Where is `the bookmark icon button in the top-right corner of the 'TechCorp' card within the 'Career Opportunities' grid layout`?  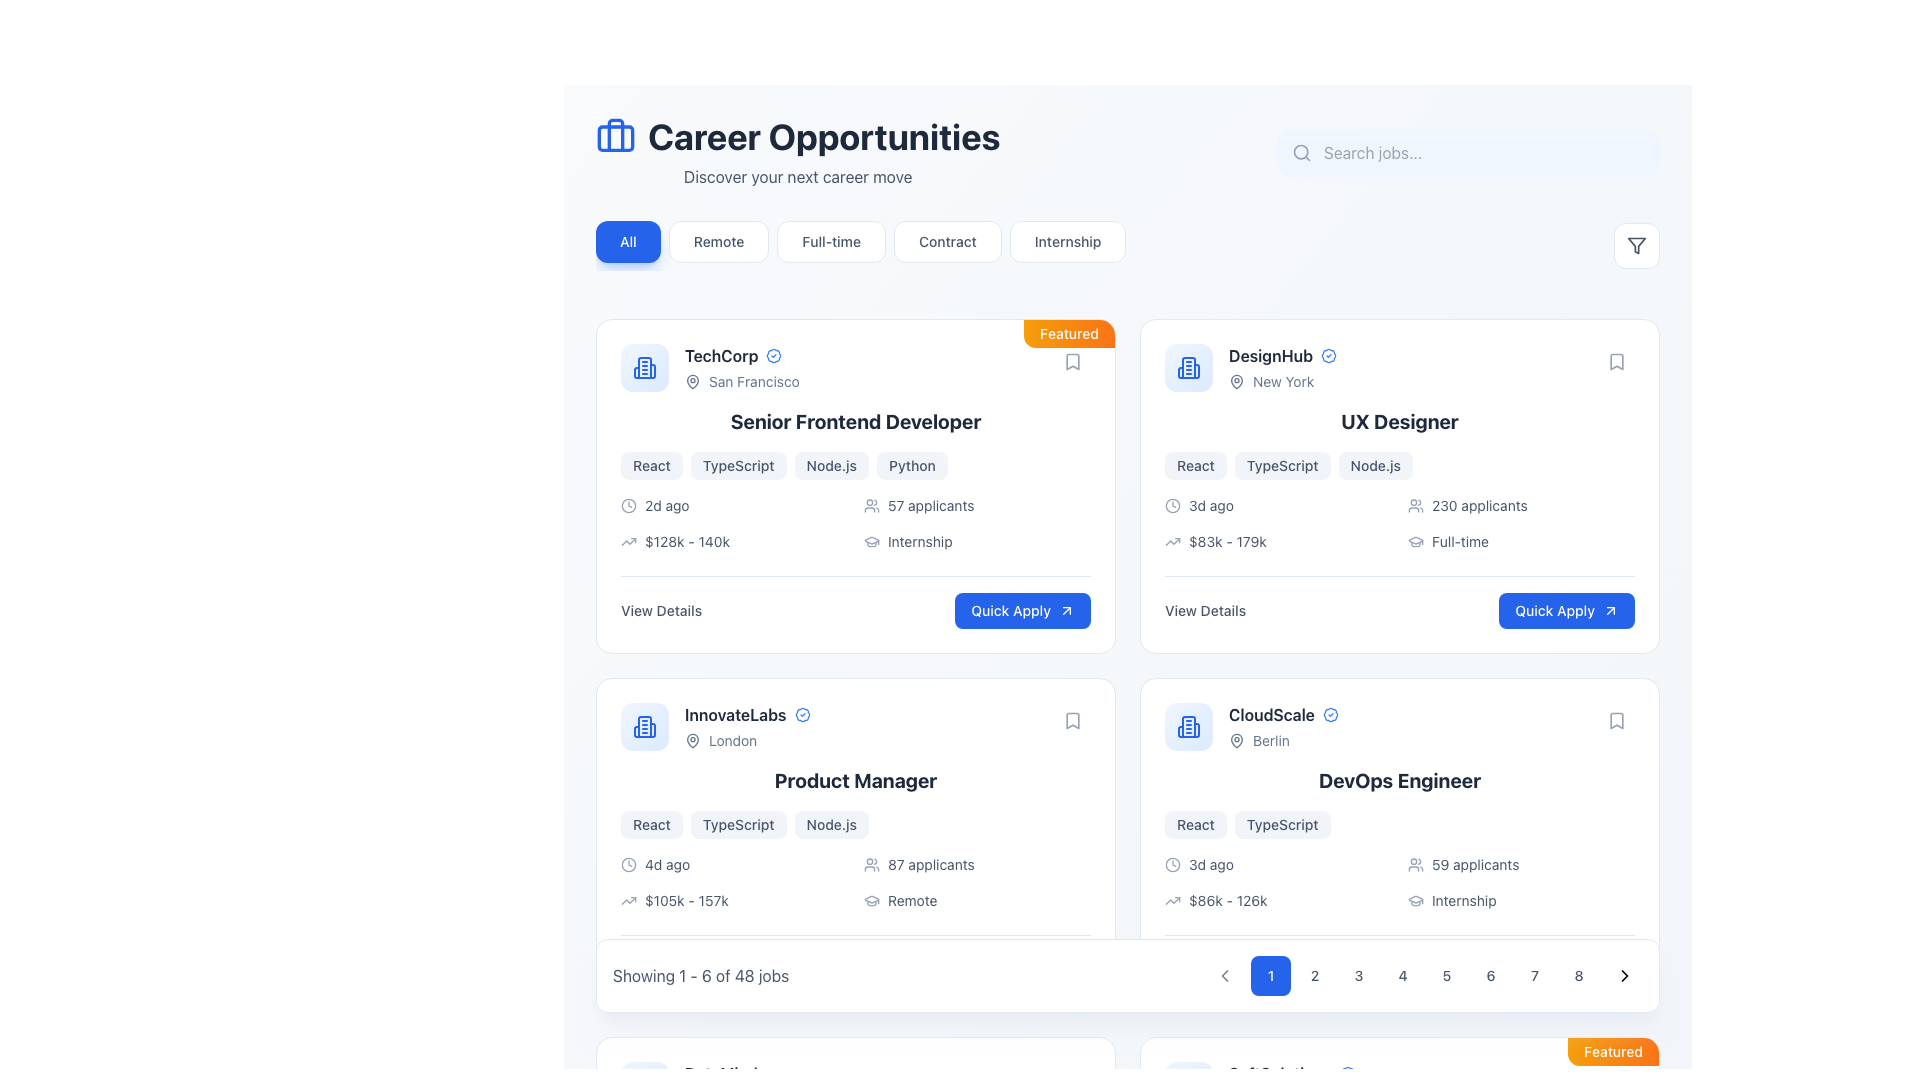
the bookmark icon button in the top-right corner of the 'TechCorp' card within the 'Career Opportunities' grid layout is located at coordinates (1072, 362).